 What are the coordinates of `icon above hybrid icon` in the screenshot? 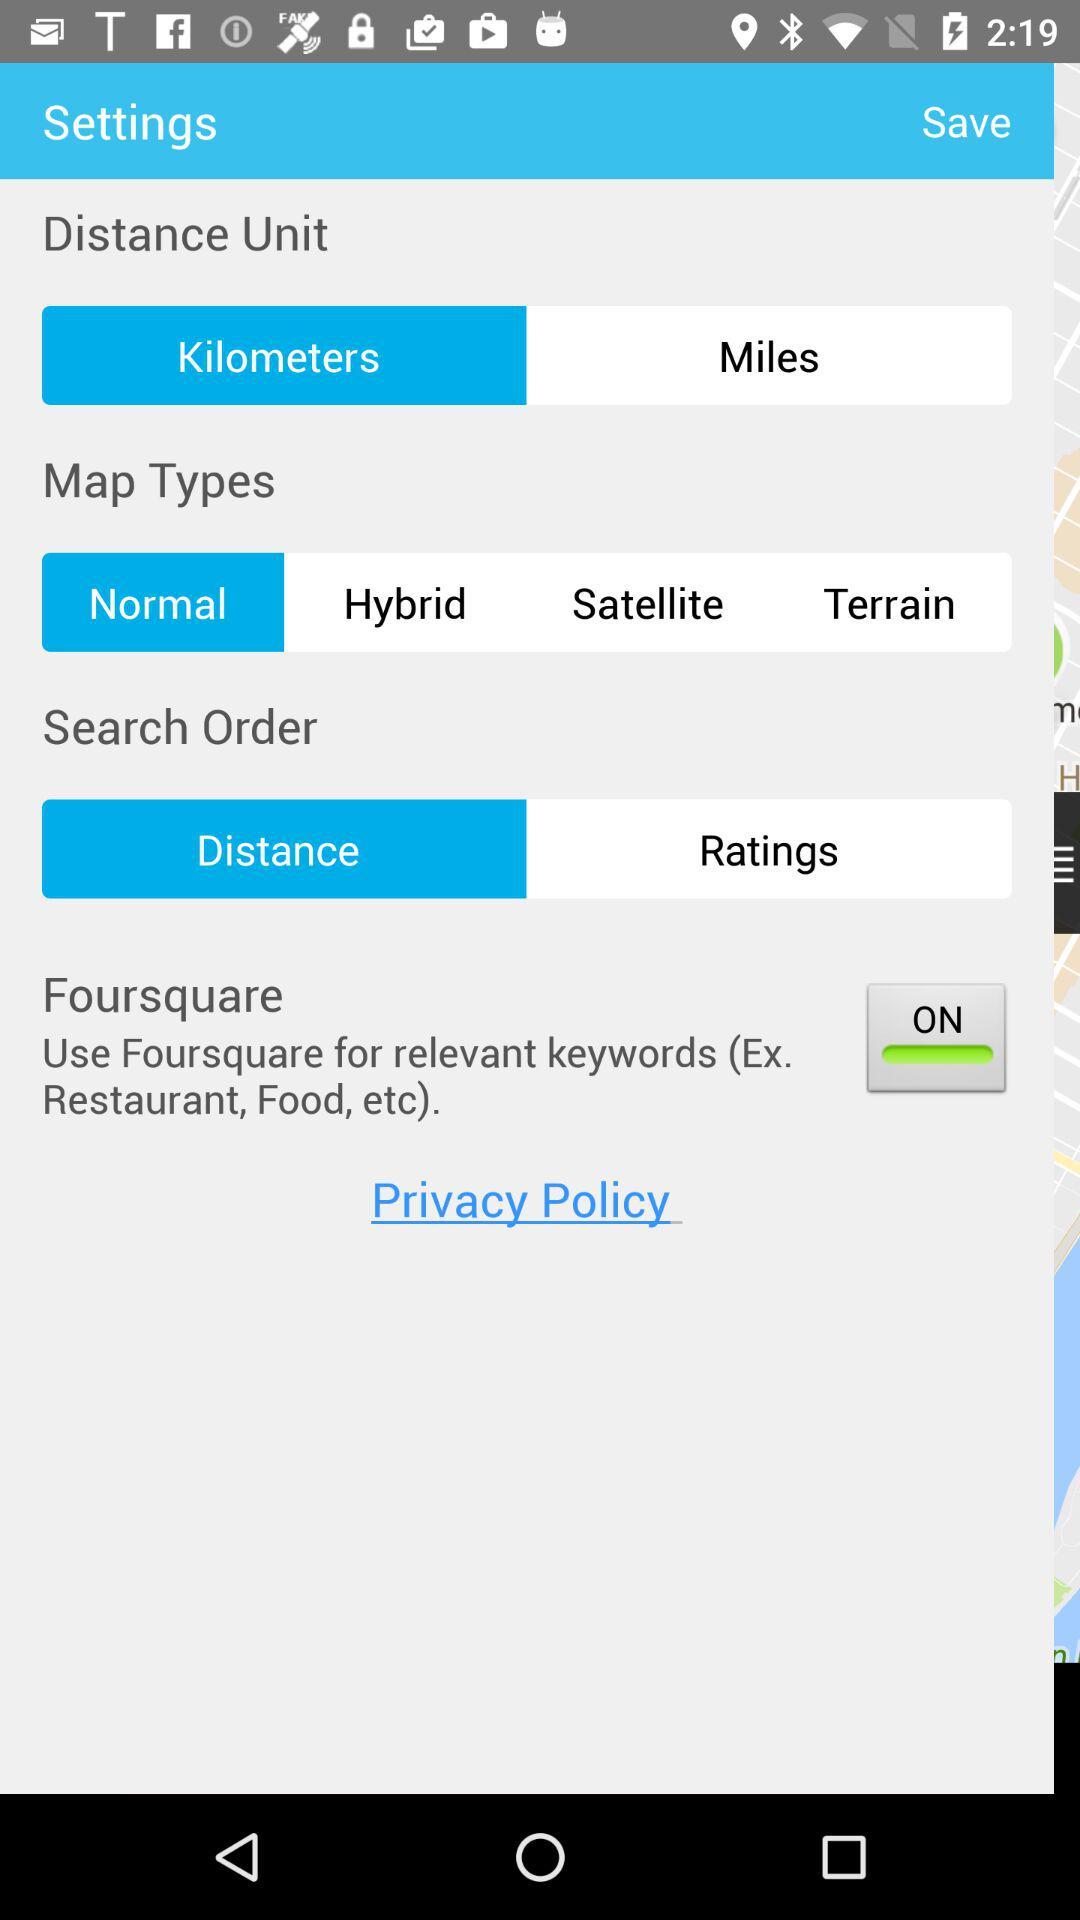 It's located at (768, 355).